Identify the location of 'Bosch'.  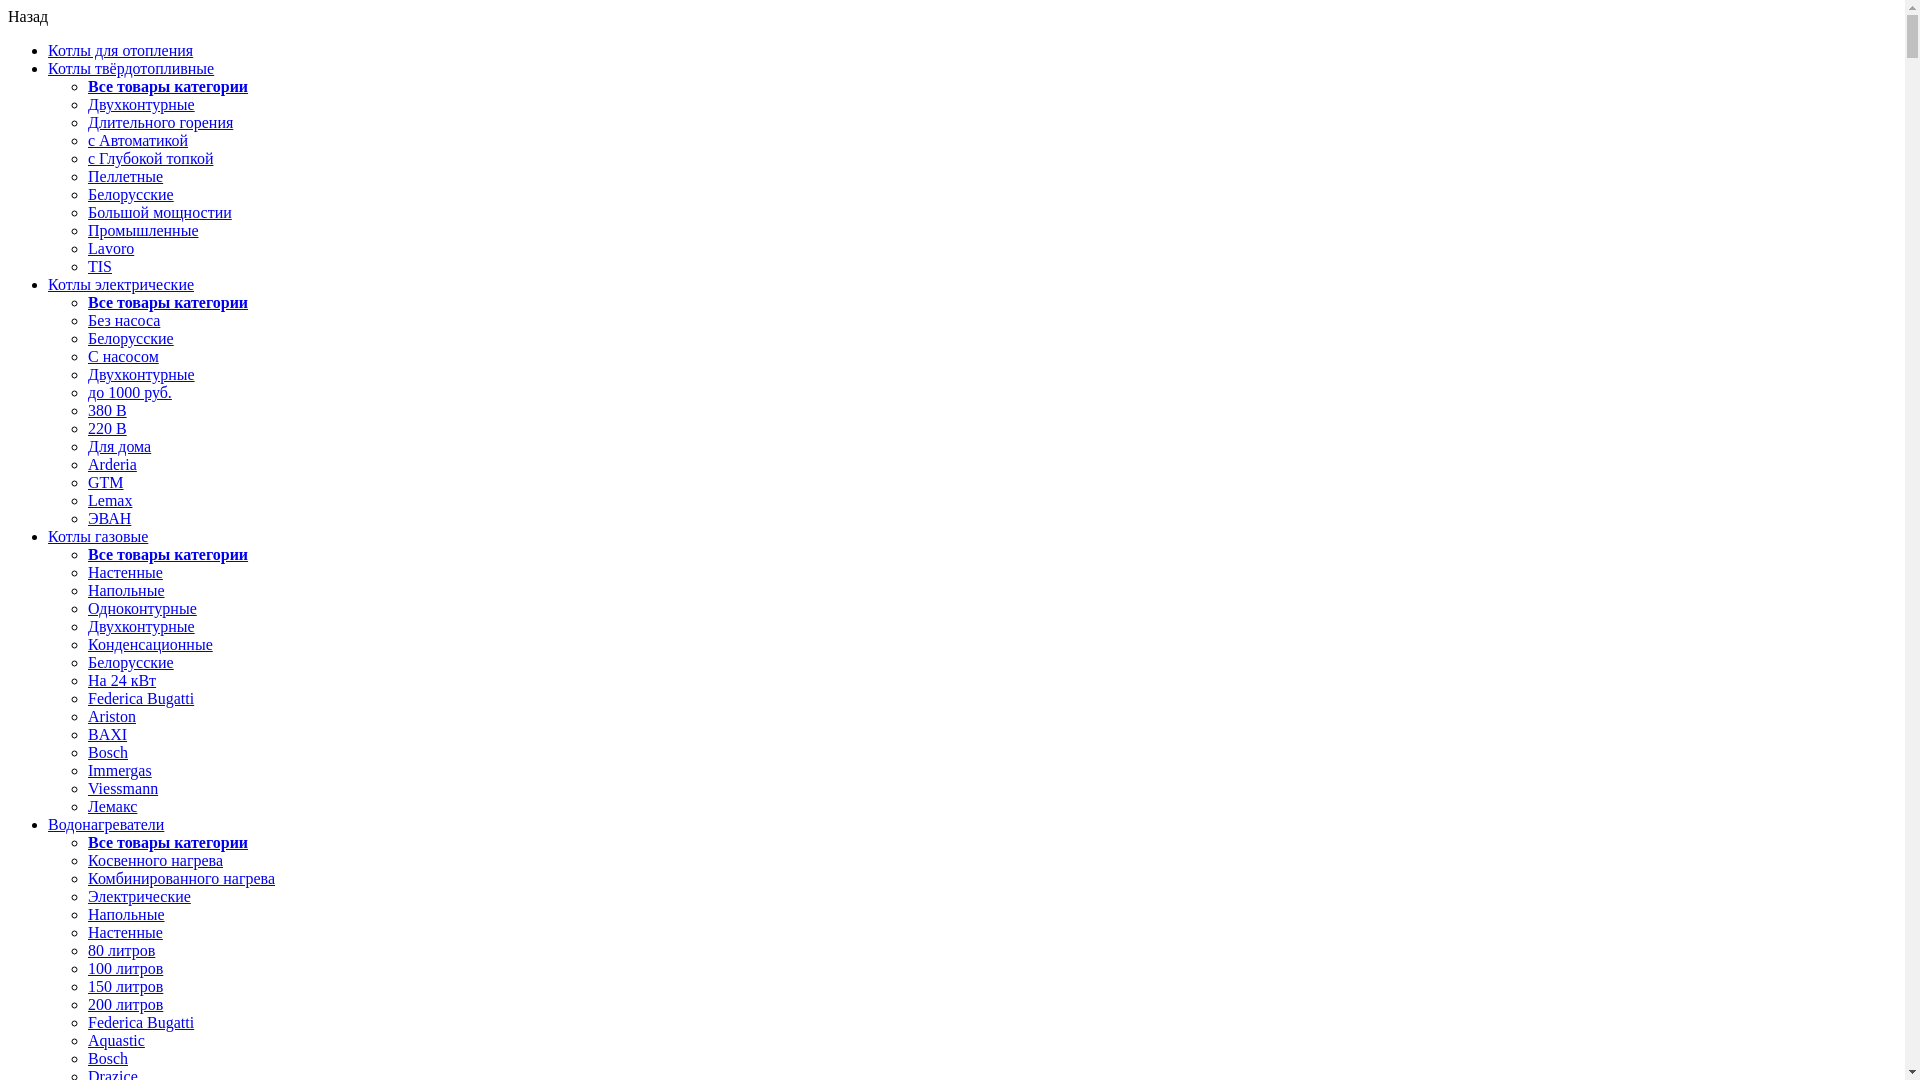
(106, 752).